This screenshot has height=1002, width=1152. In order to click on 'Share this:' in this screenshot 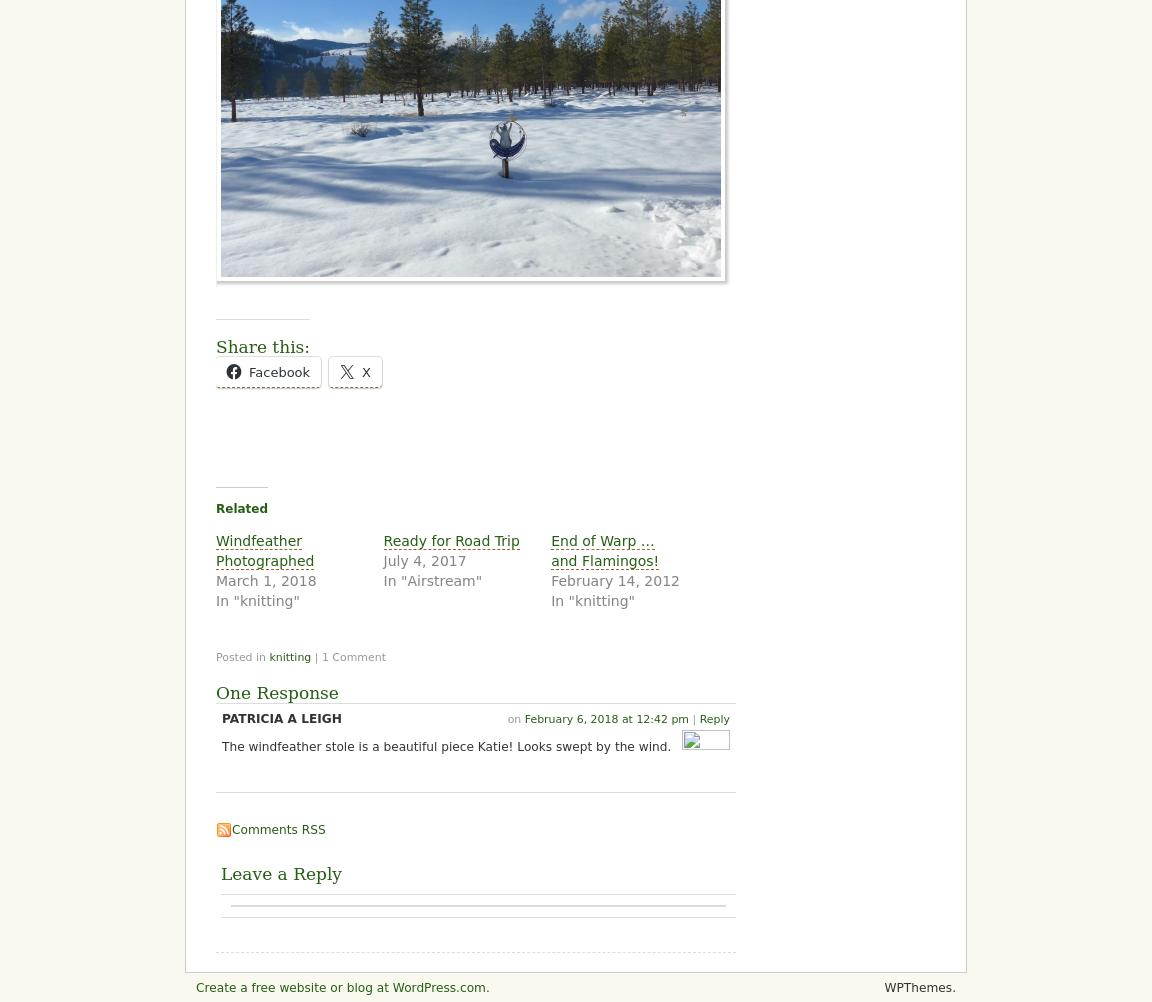, I will do `click(216, 345)`.